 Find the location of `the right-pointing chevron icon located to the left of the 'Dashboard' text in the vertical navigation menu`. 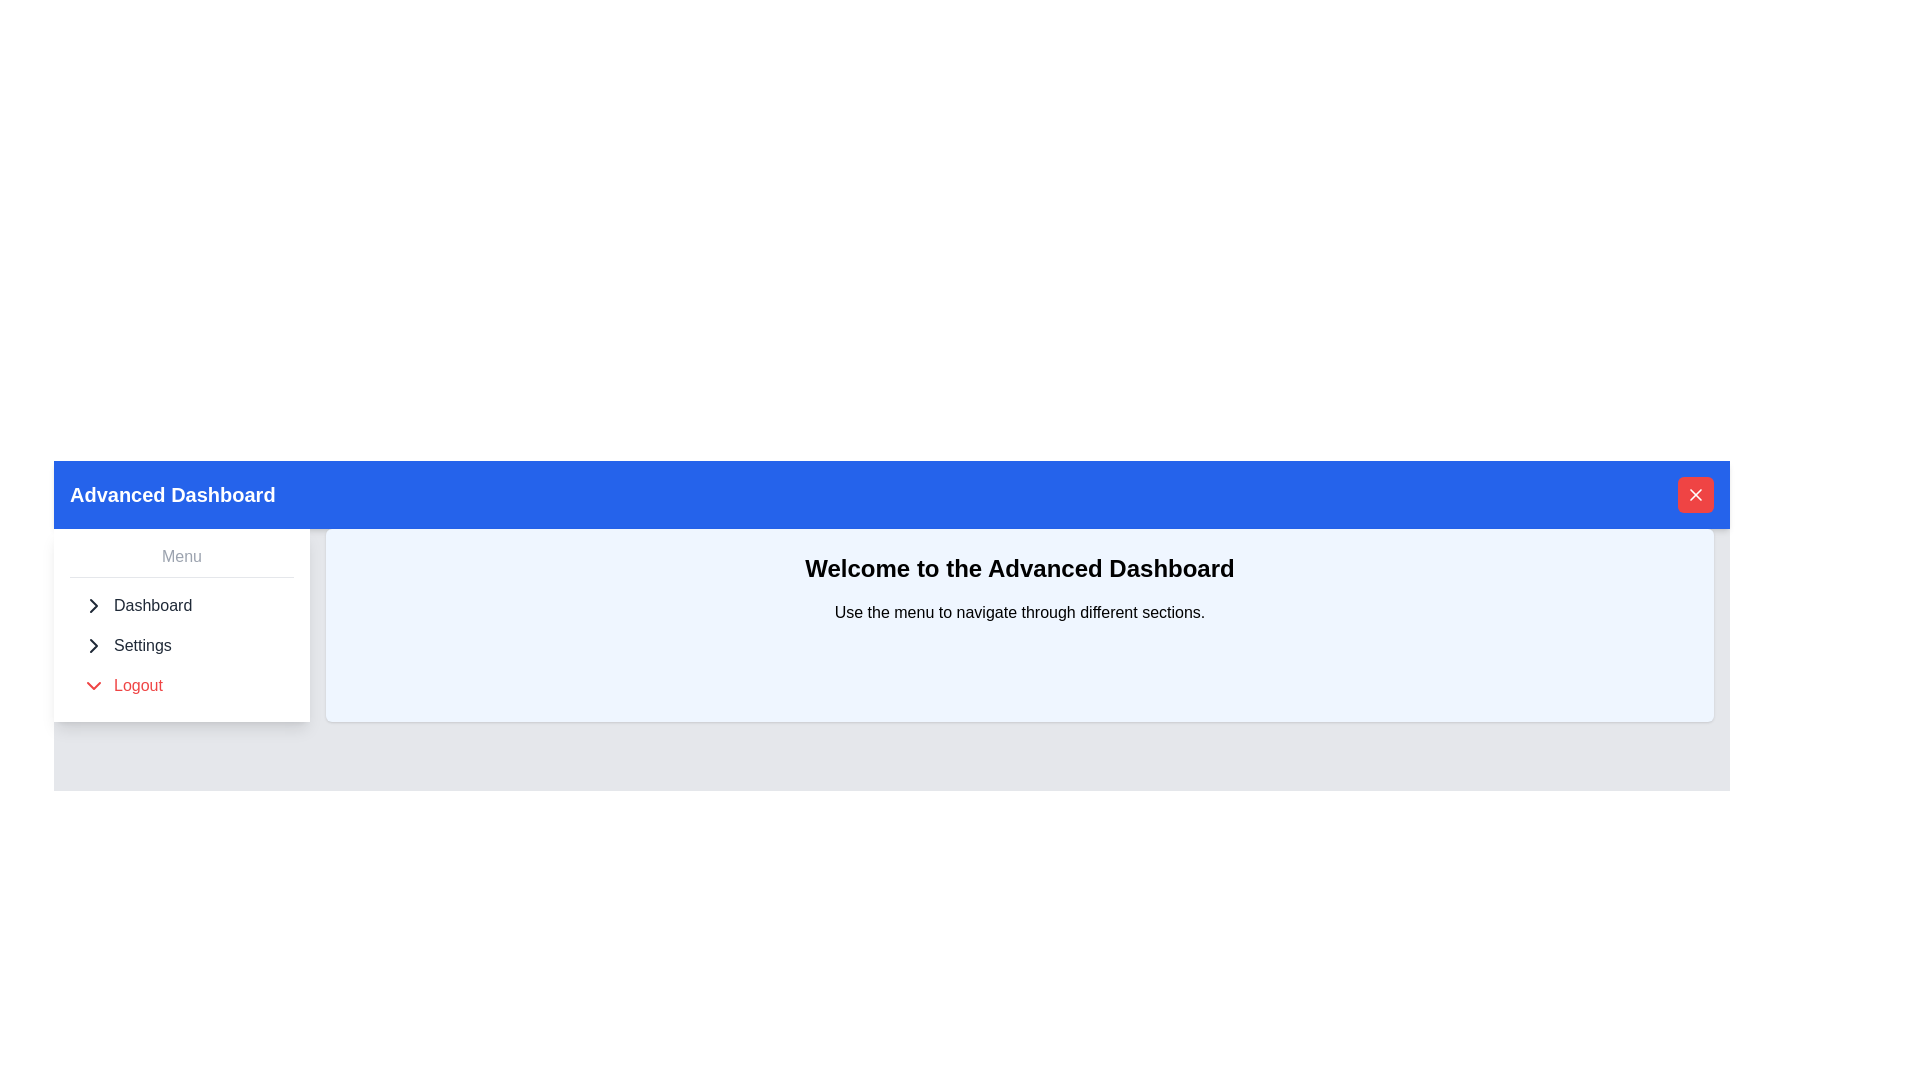

the right-pointing chevron icon located to the left of the 'Dashboard' text in the vertical navigation menu is located at coordinates (93, 604).